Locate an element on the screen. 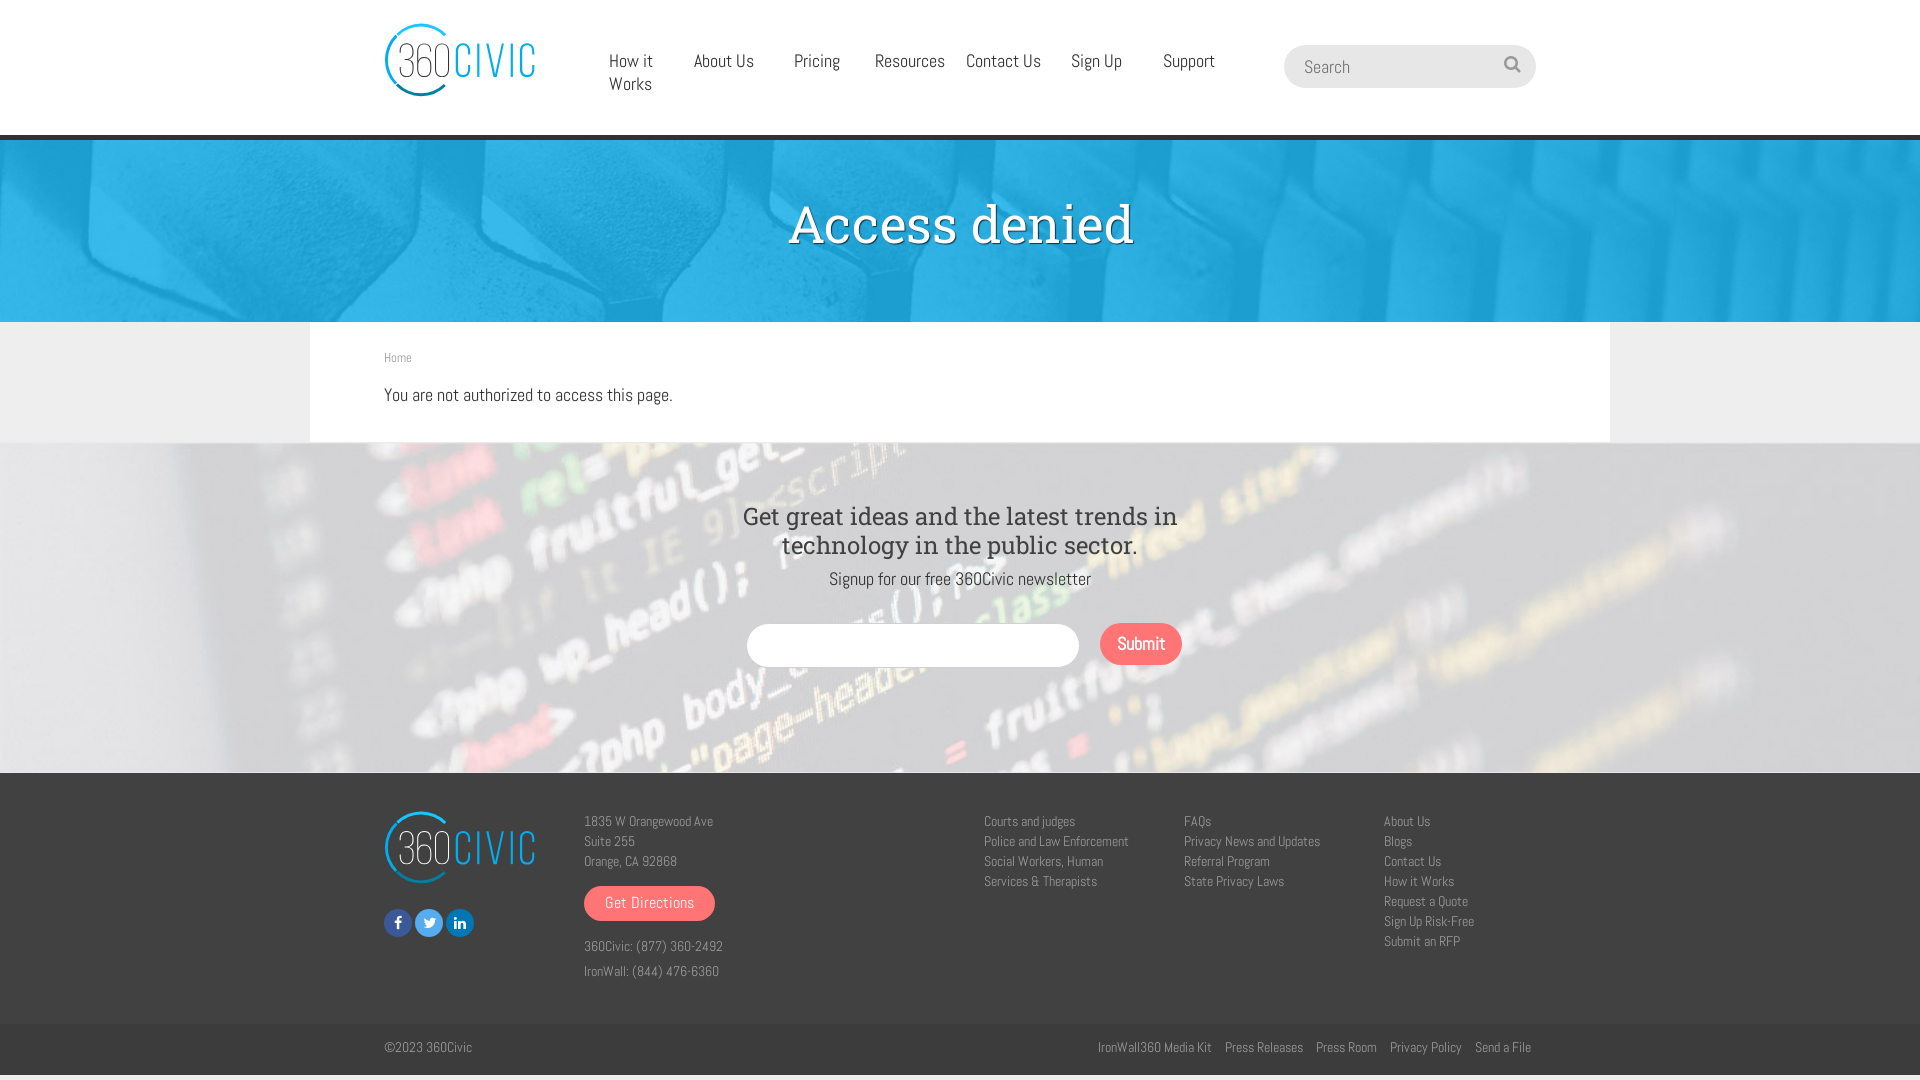  'Submit an RFP' is located at coordinates (1420, 941).